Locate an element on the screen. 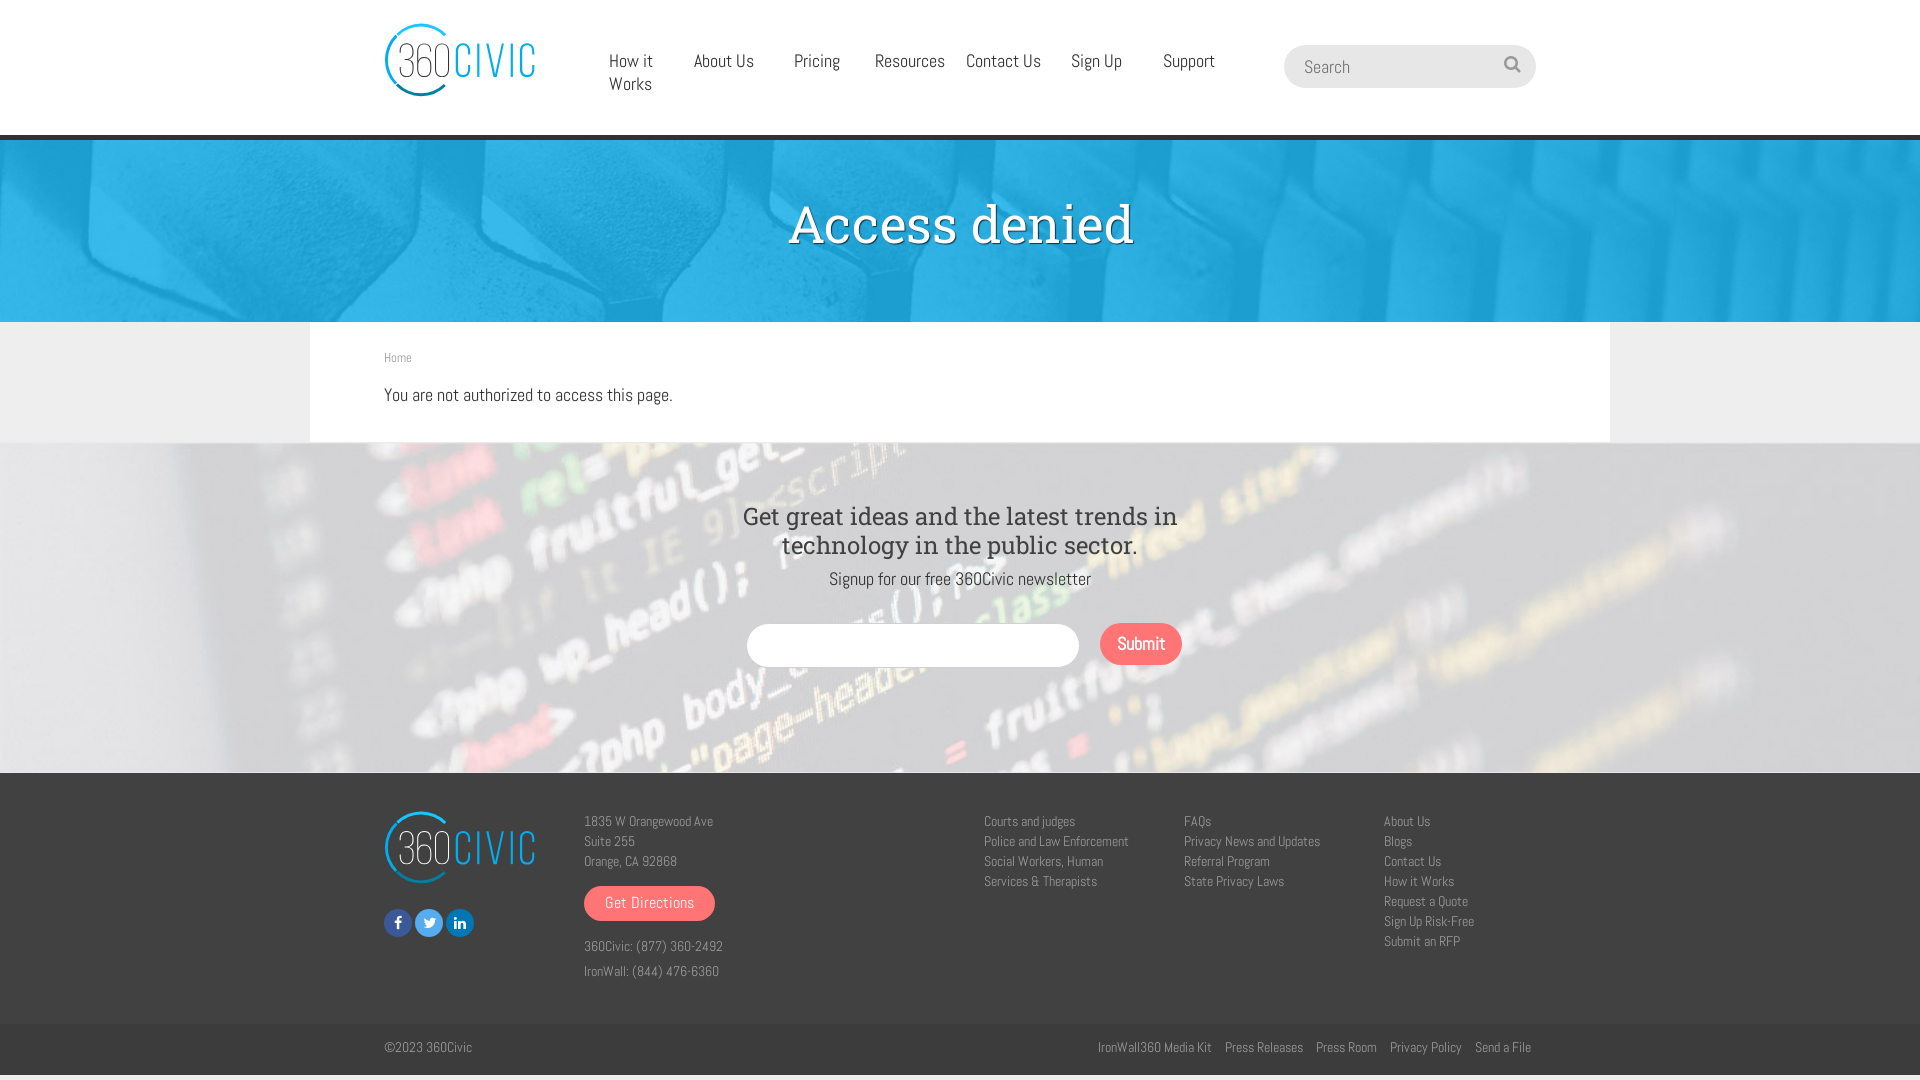  'Submit an RFP' is located at coordinates (1420, 941).